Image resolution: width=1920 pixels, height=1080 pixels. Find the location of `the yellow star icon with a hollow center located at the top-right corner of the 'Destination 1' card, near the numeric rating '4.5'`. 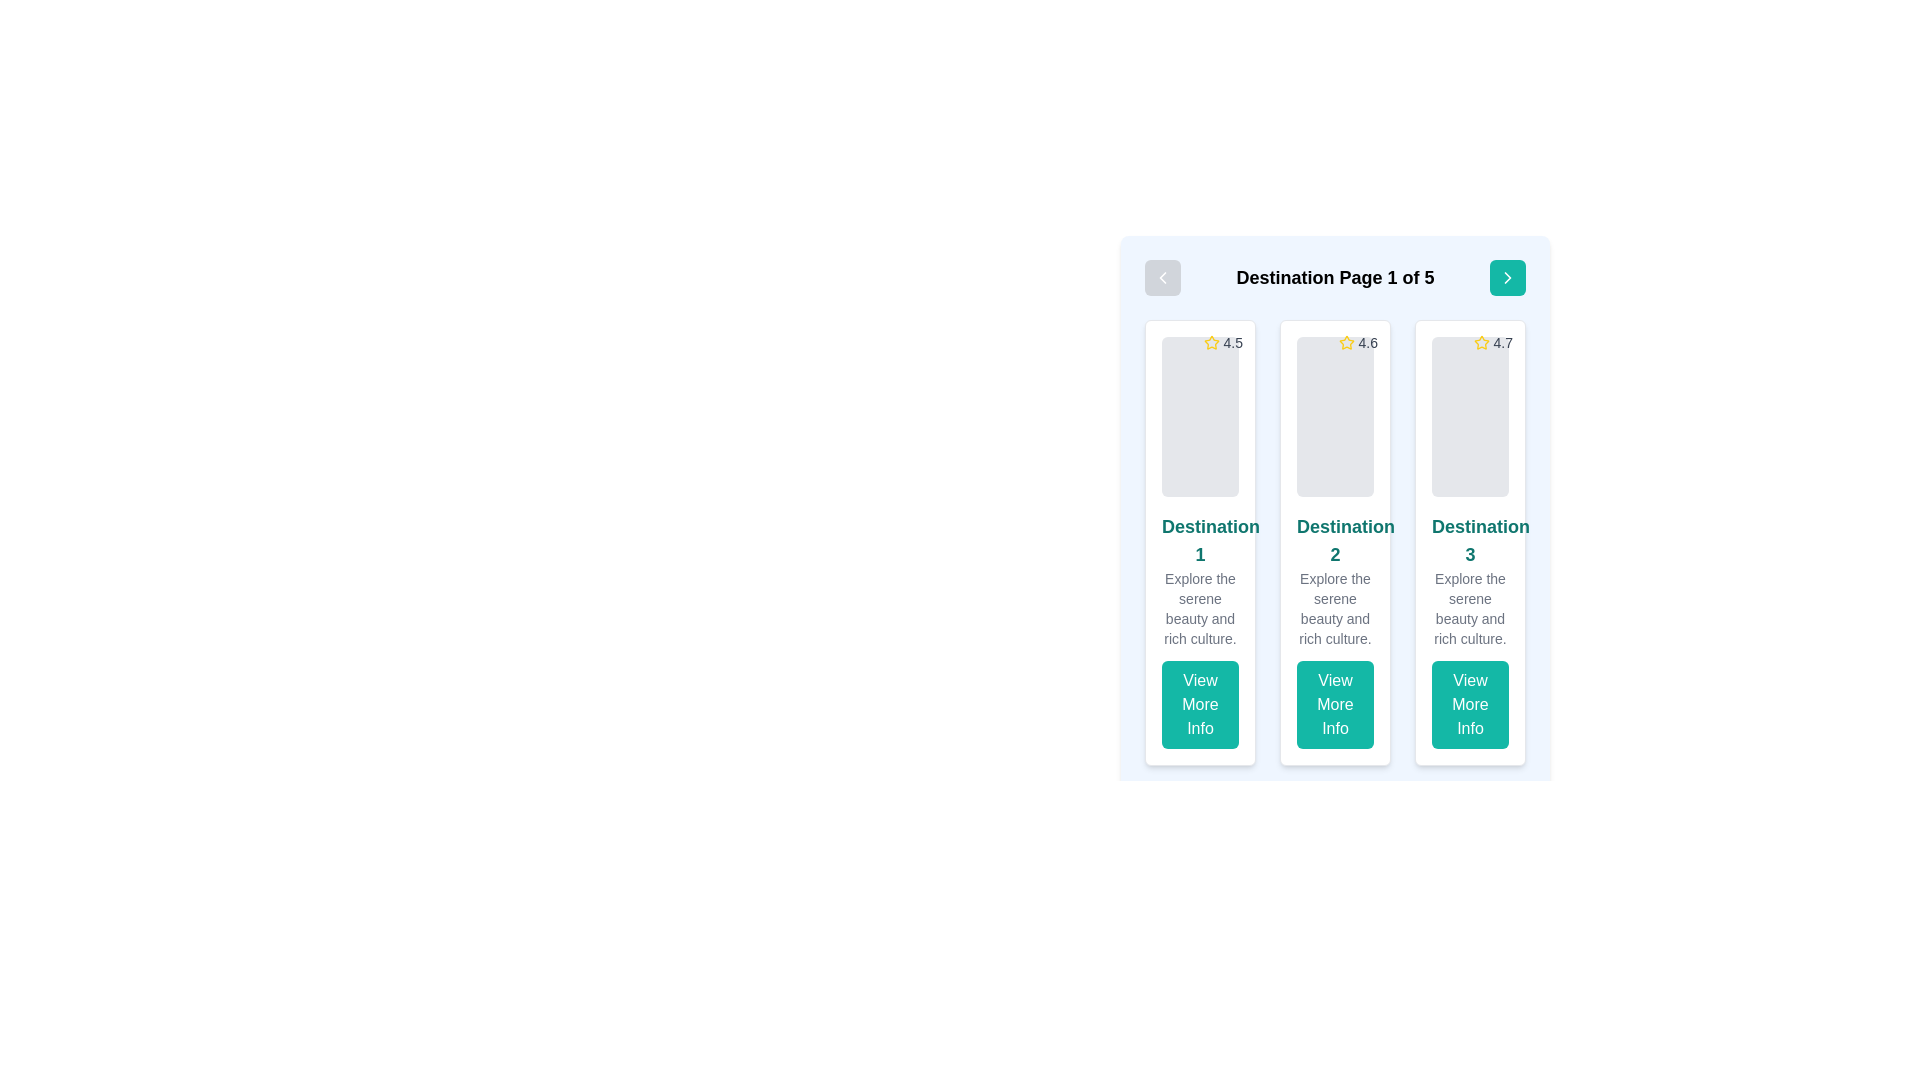

the yellow star icon with a hollow center located at the top-right corner of the 'Destination 1' card, near the numeric rating '4.5' is located at coordinates (1210, 342).